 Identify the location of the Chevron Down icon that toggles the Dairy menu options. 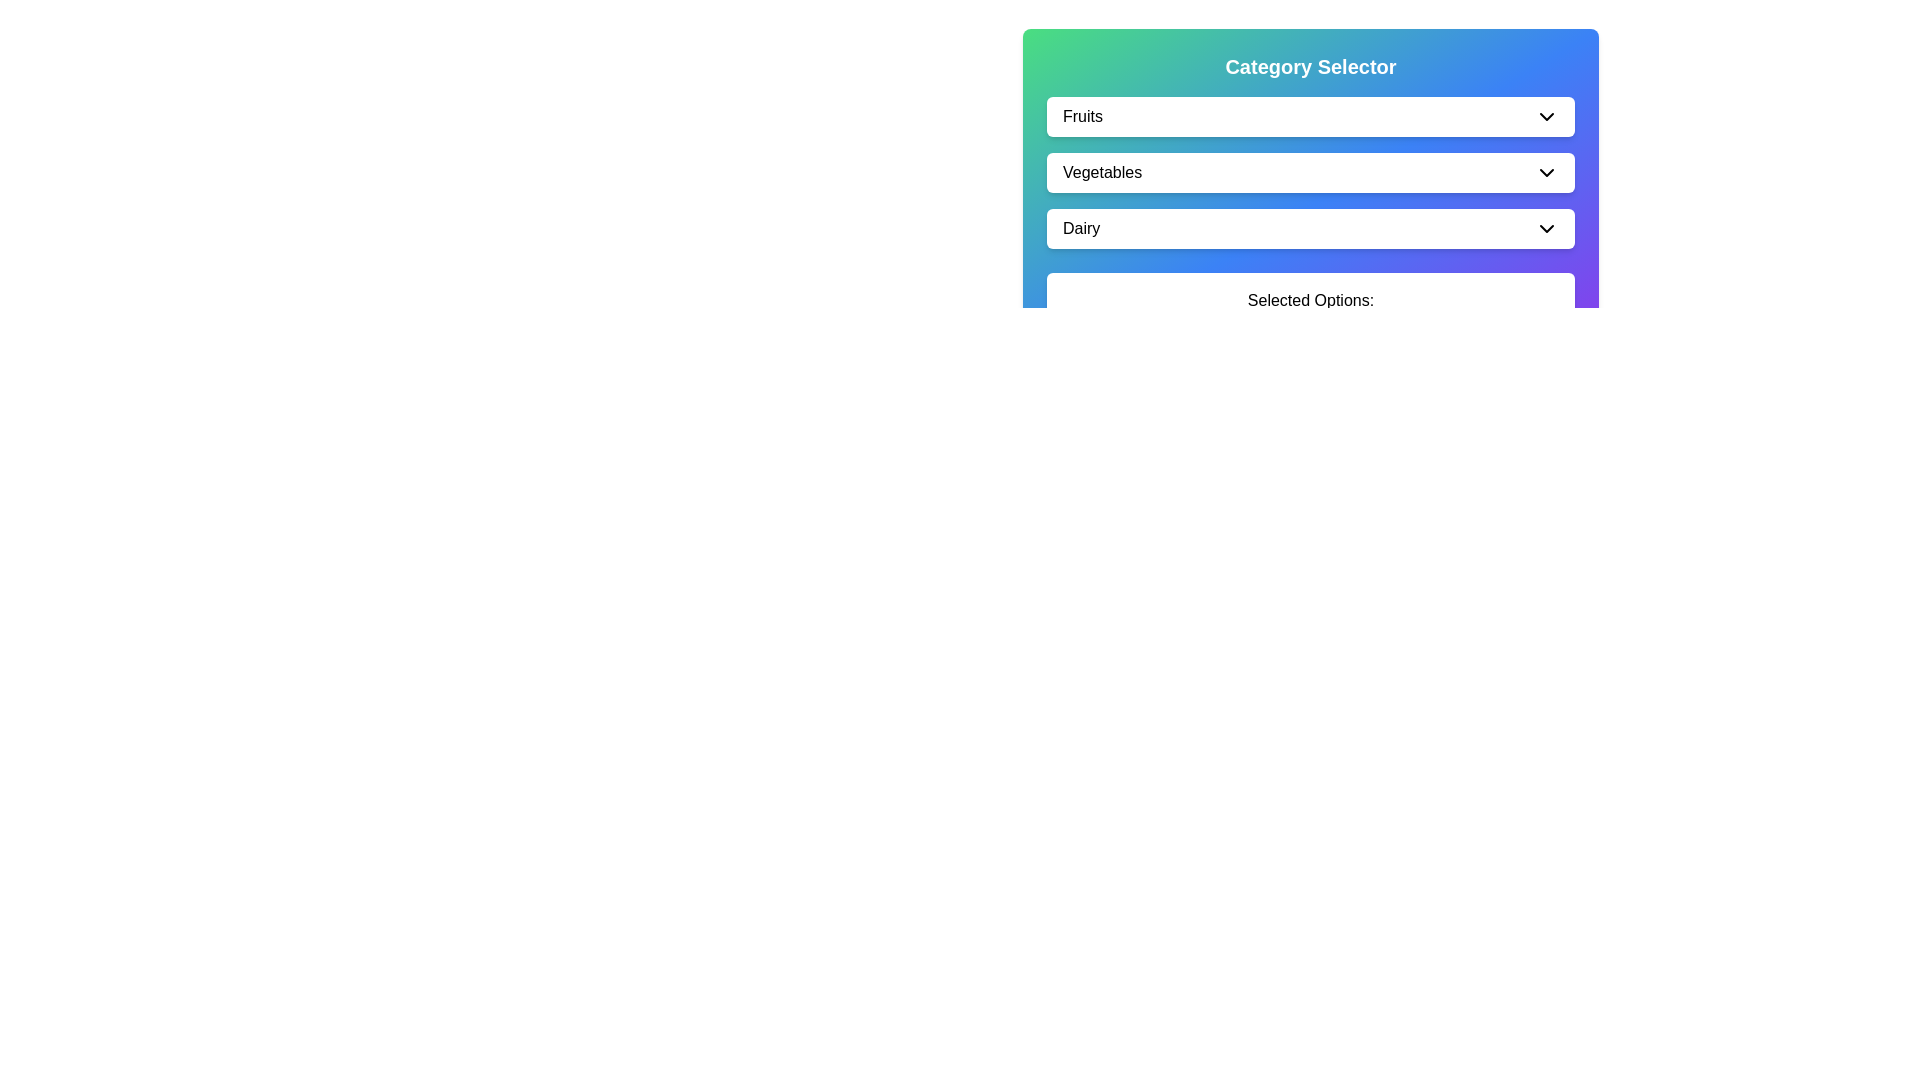
(1545, 227).